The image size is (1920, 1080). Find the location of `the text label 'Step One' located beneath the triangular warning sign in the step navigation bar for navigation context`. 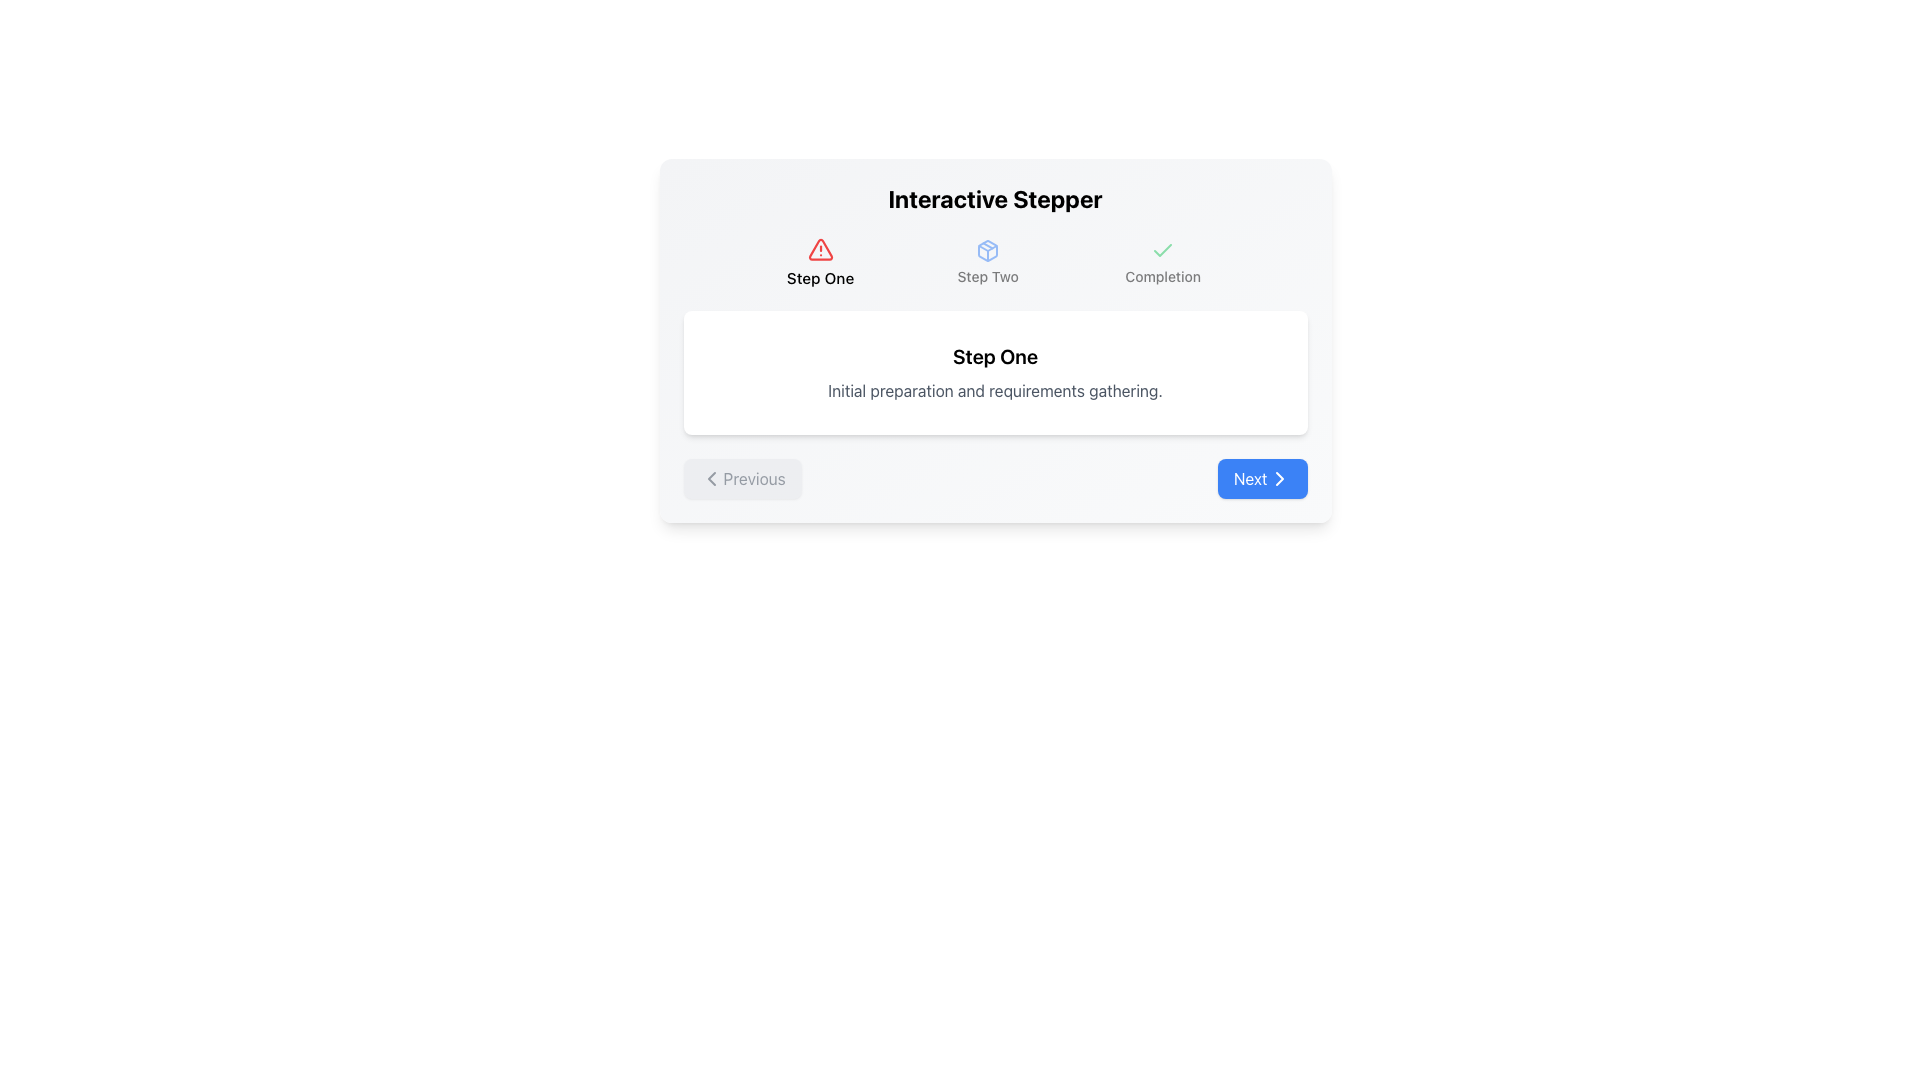

the text label 'Step One' located beneath the triangular warning sign in the step navigation bar for navigation context is located at coordinates (820, 278).